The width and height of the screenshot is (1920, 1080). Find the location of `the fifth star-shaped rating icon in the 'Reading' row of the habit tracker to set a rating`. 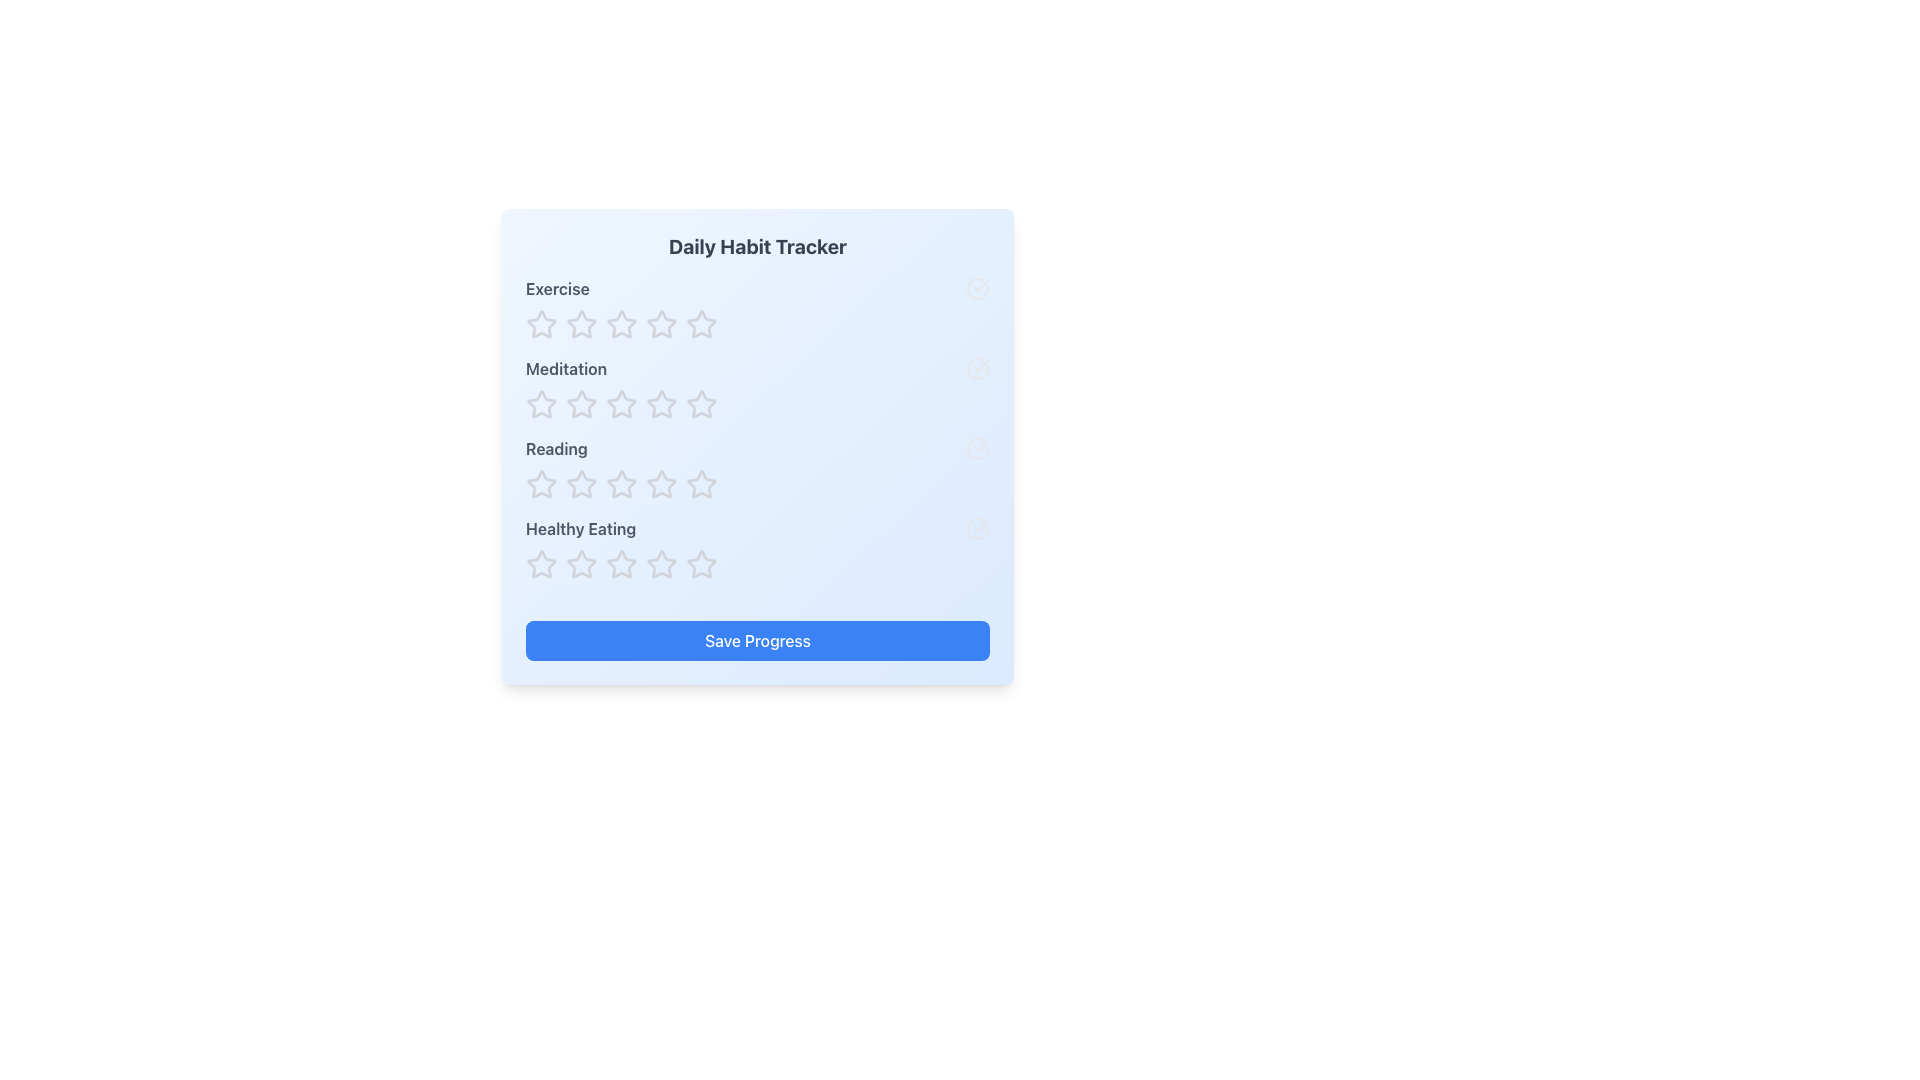

the fifth star-shaped rating icon in the 'Reading' row of the habit tracker to set a rating is located at coordinates (701, 485).